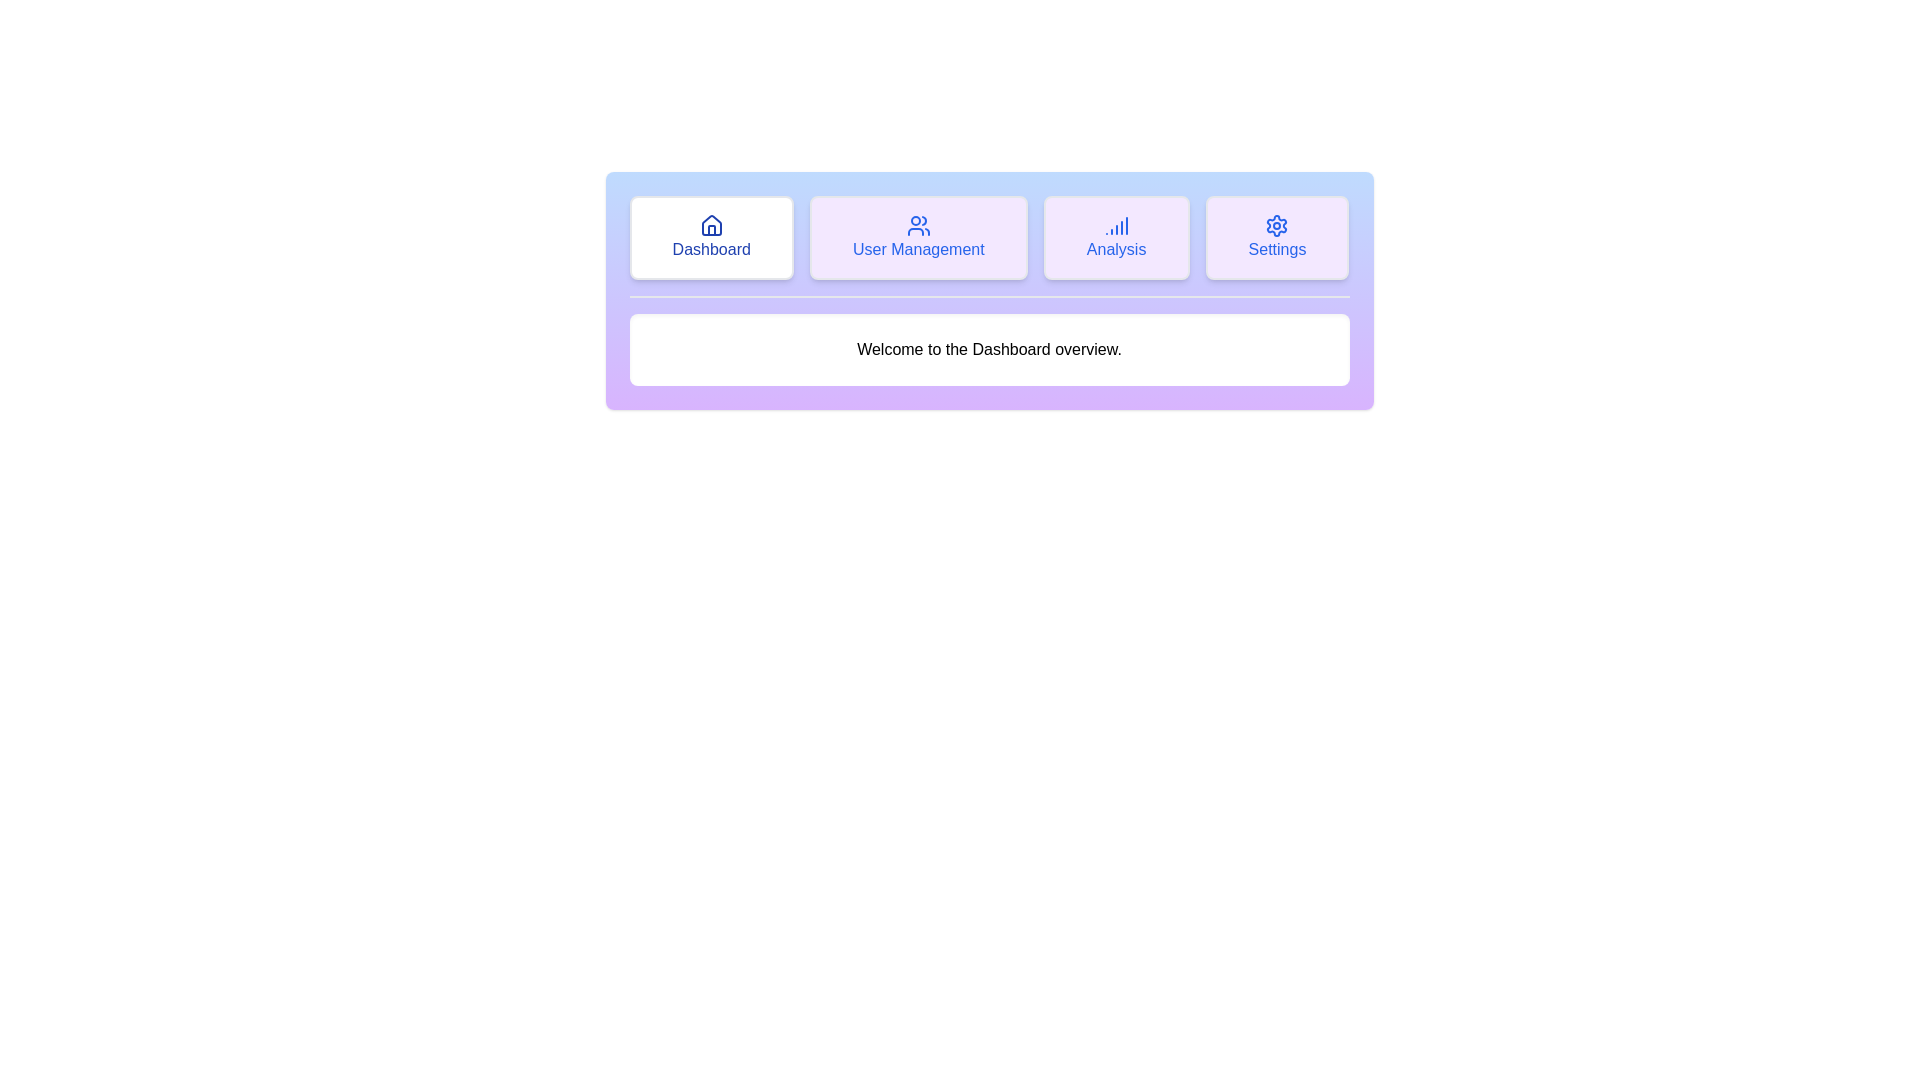  What do you see at coordinates (989, 349) in the screenshot?
I see `the instructional text block that says 'Welcome to the Dashboard overview.' to understand the dashboard's purpose and layout` at bounding box center [989, 349].